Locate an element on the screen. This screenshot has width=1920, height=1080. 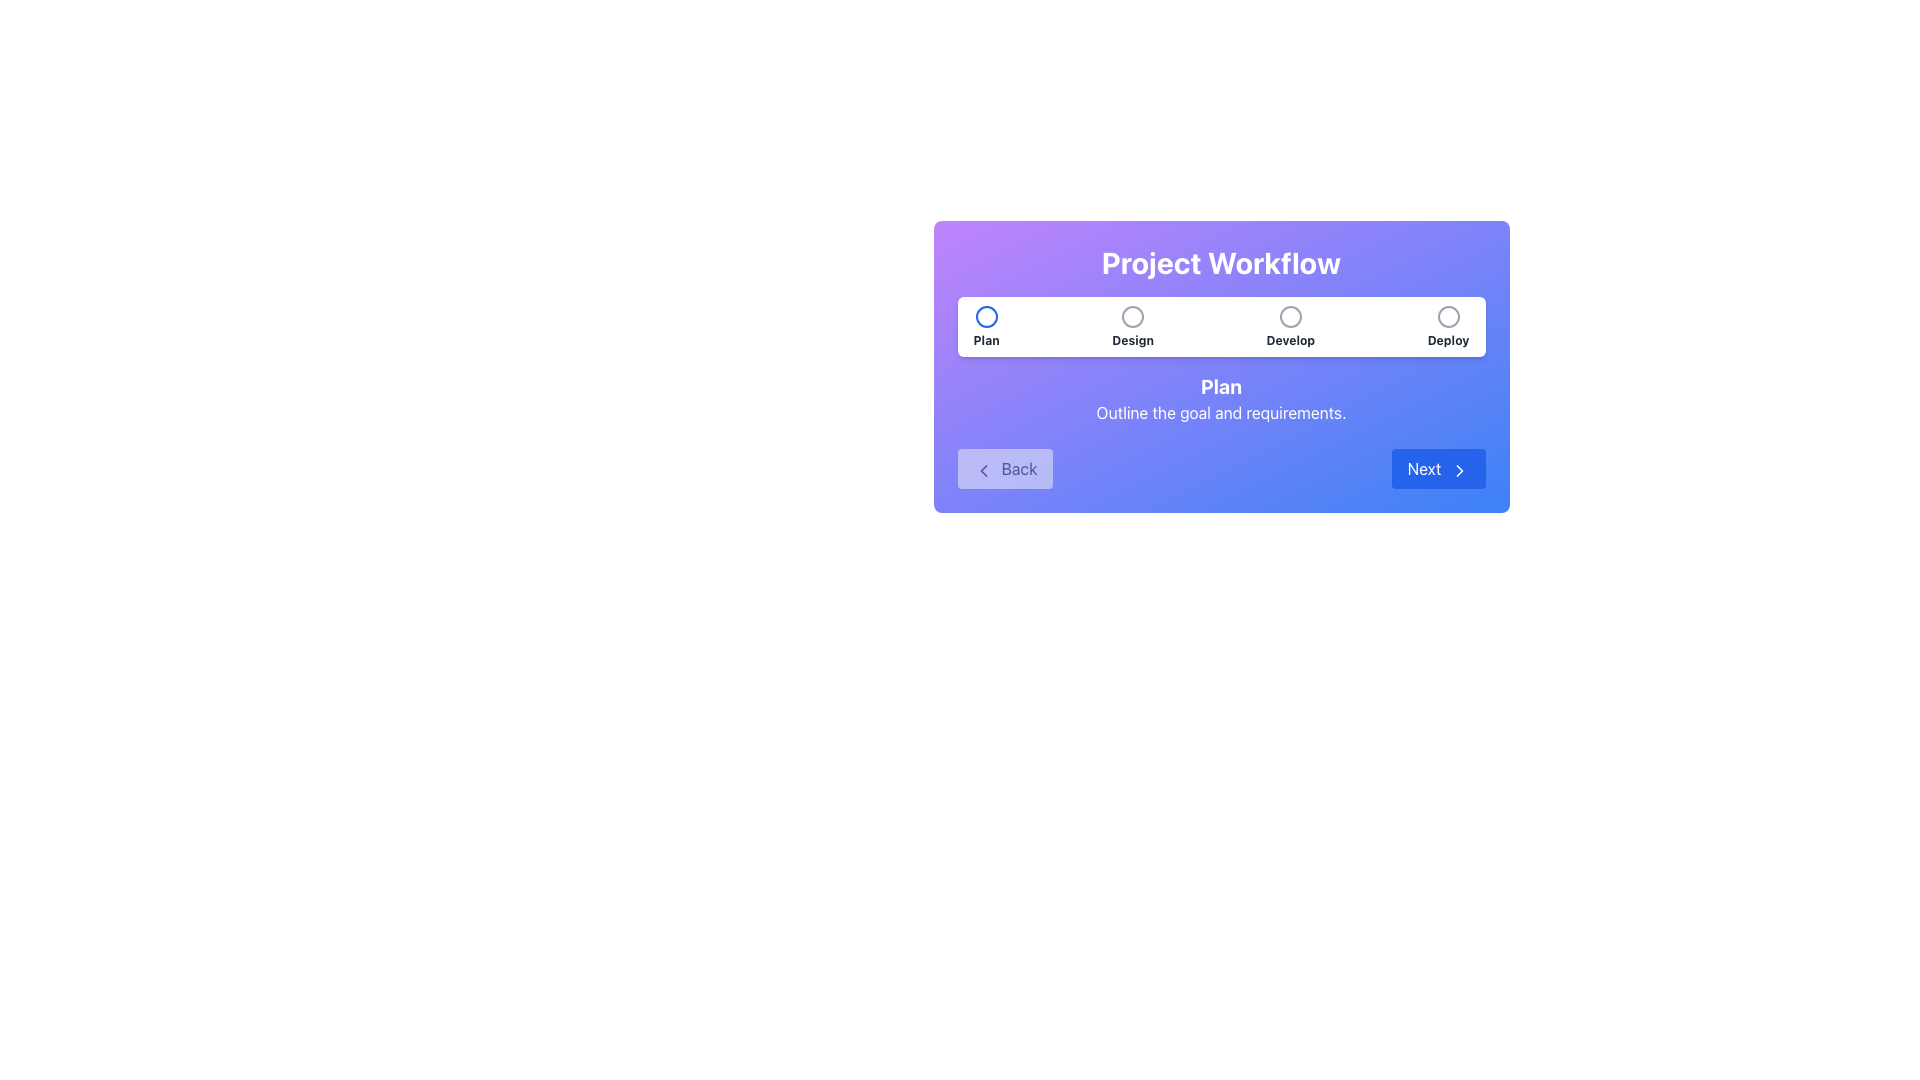
the bold and emphasized label for the 'Plan' phase in the workflow, which is positioned above the description 'Outline the goal and requirements.' is located at coordinates (1220, 386).